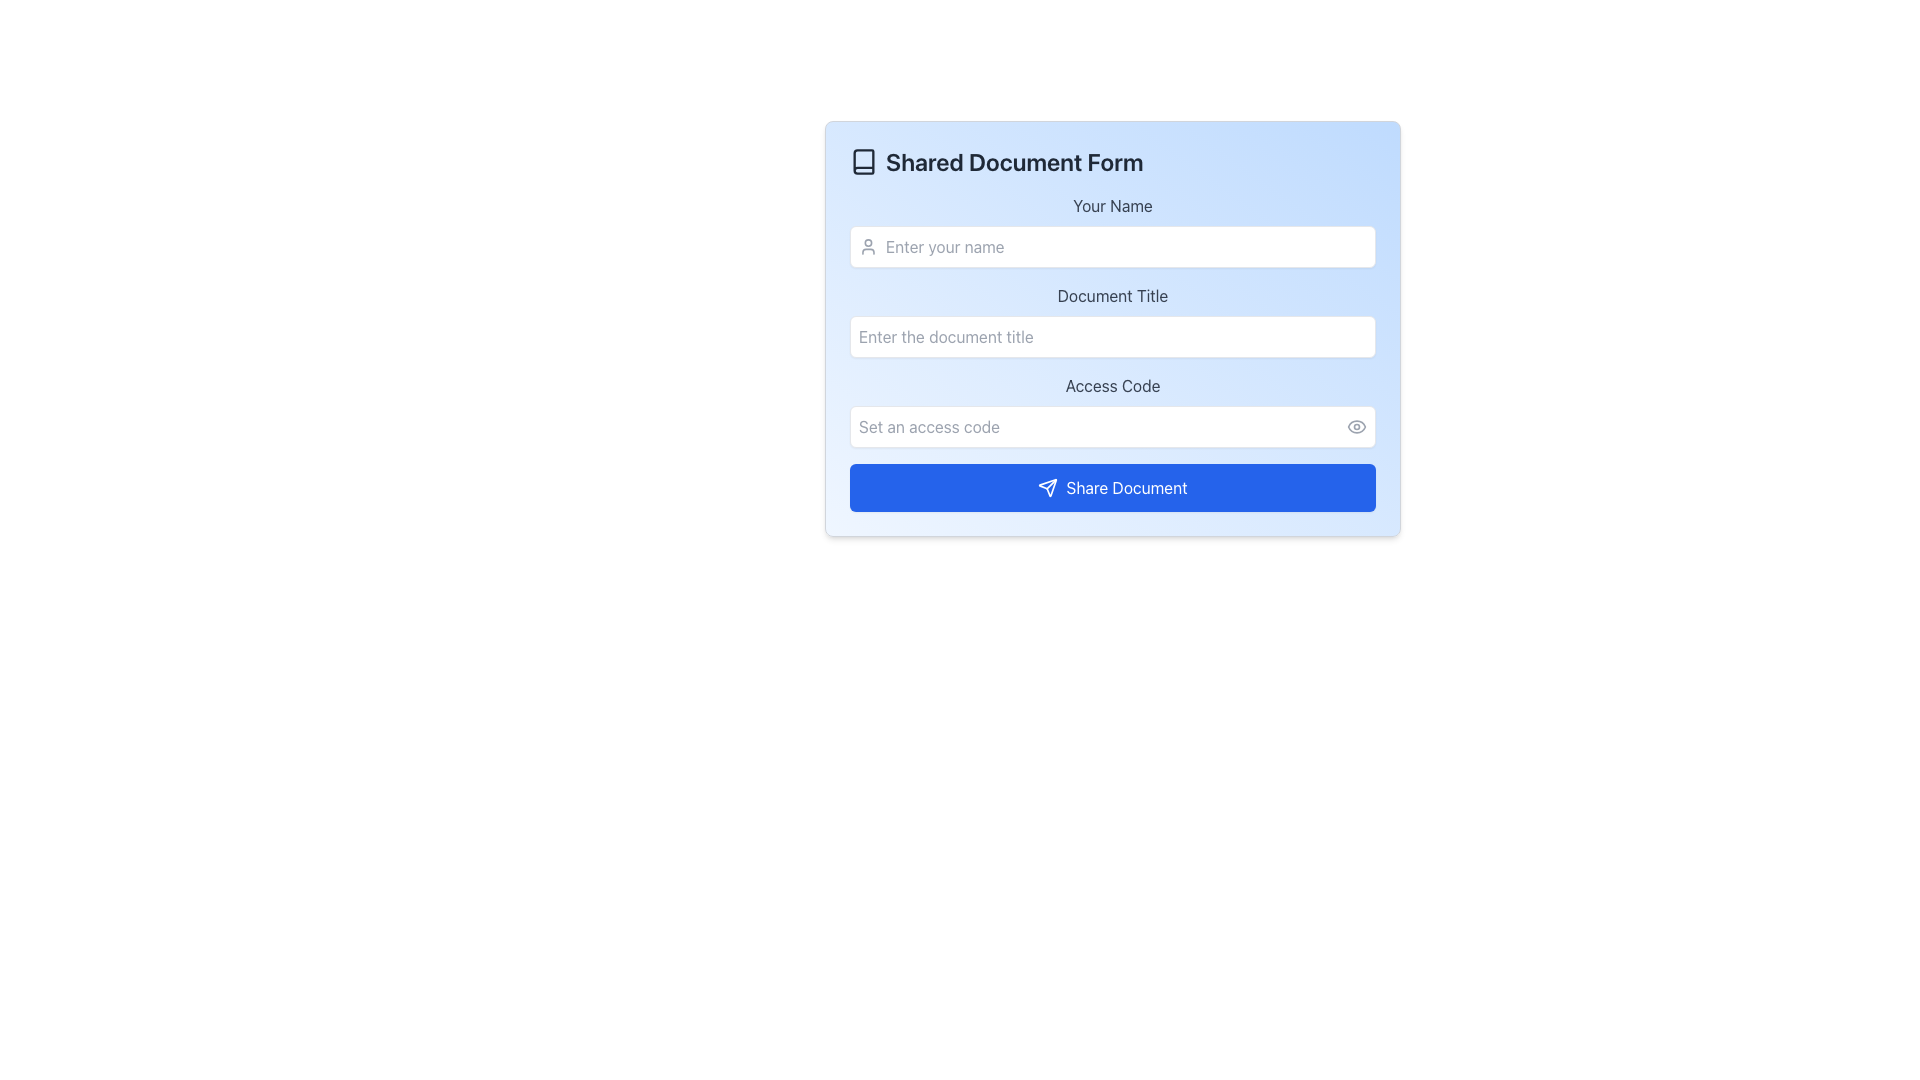 This screenshot has height=1080, width=1920. What do you see at coordinates (1112, 352) in the screenshot?
I see `the 'Document Title' input field in the form` at bounding box center [1112, 352].